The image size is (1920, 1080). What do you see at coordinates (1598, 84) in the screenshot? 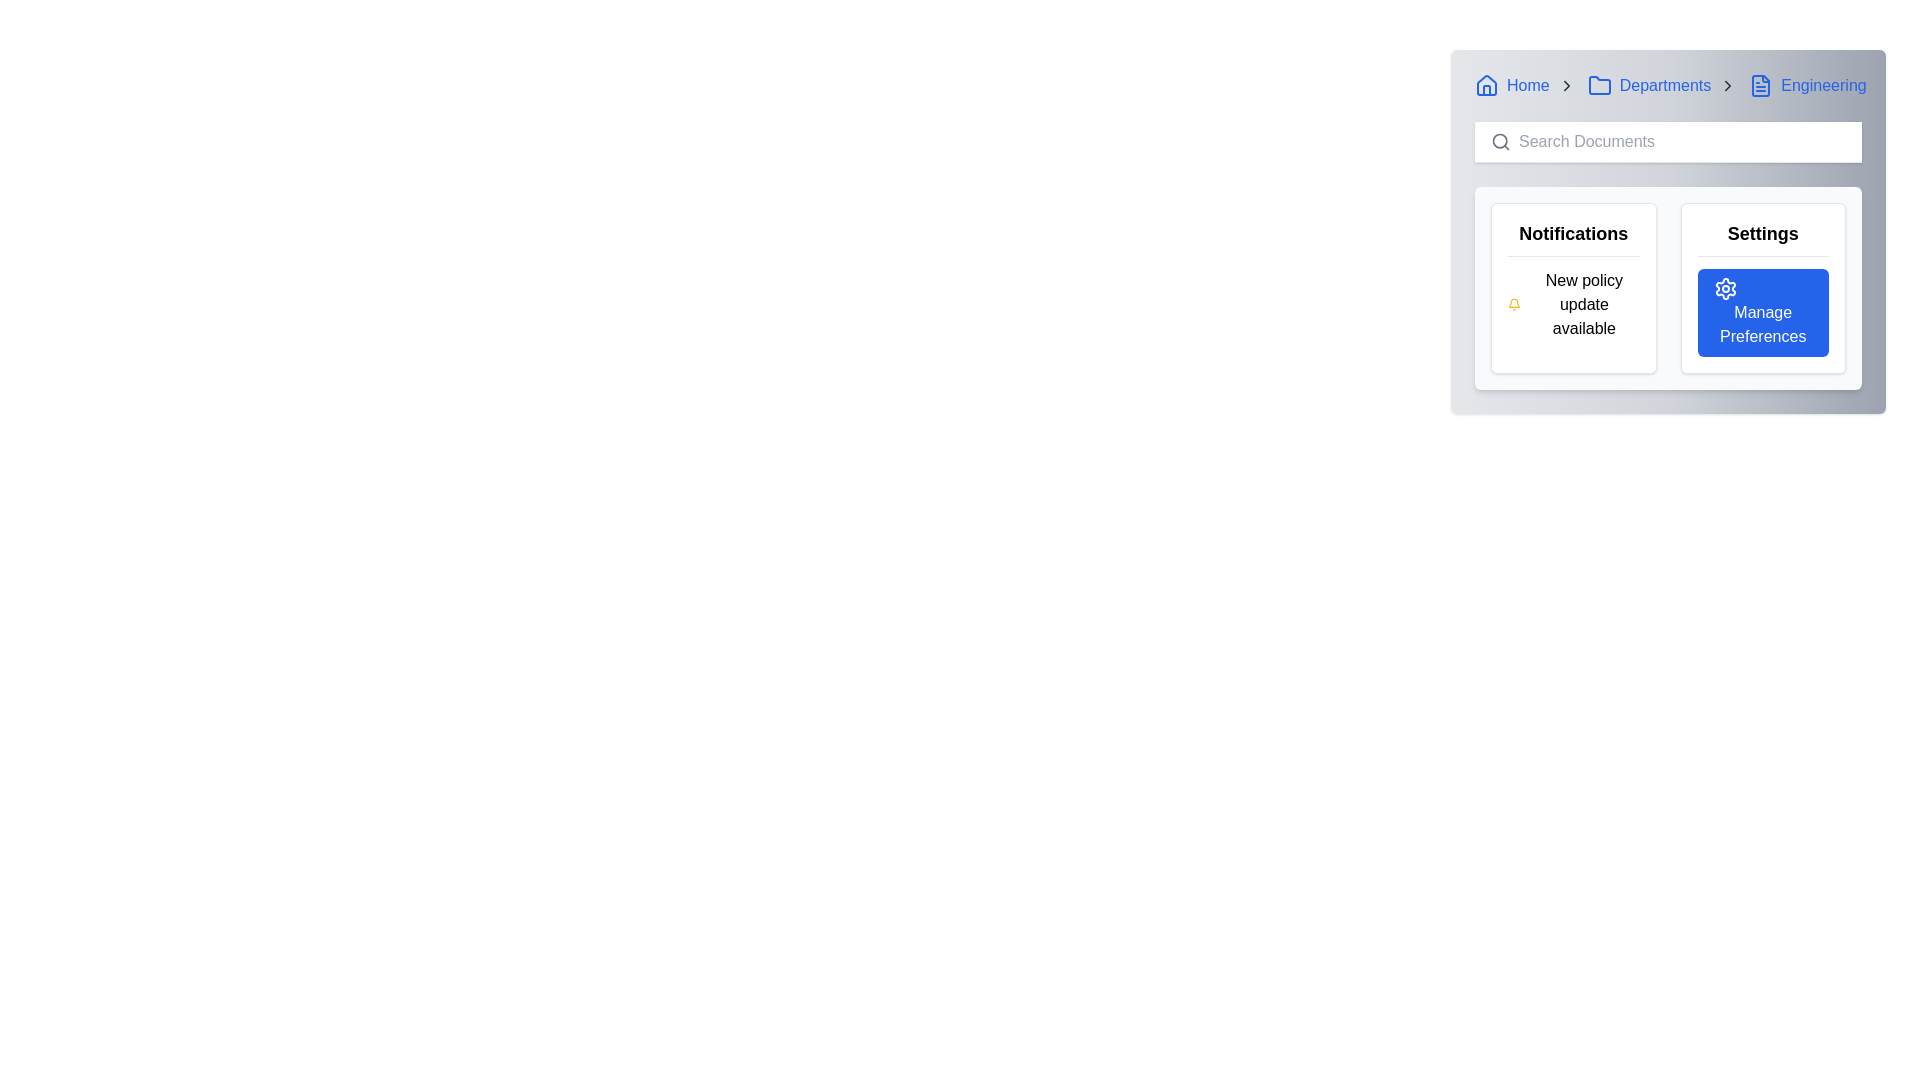
I see `the blue folder icon in the top navigation bar, which is located to the left of the 'Departments' text` at bounding box center [1598, 84].